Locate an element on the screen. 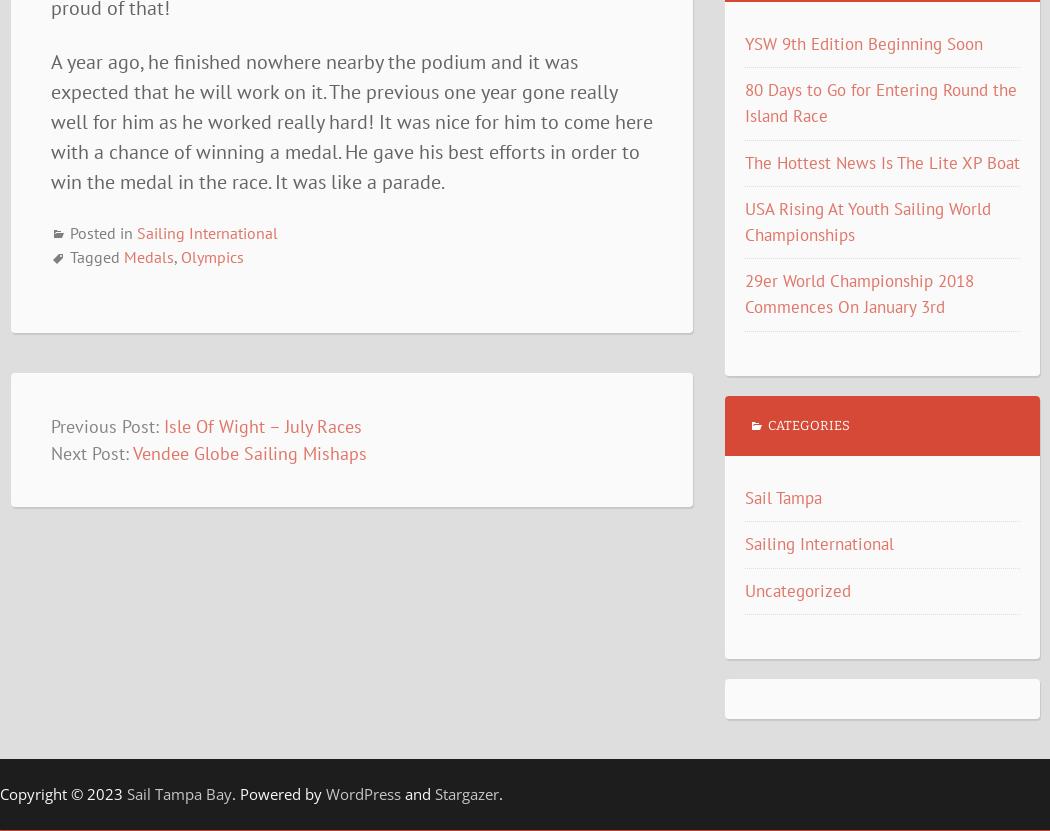 Image resolution: width=1050 pixels, height=831 pixels. 'Tagged' is located at coordinates (67, 256).